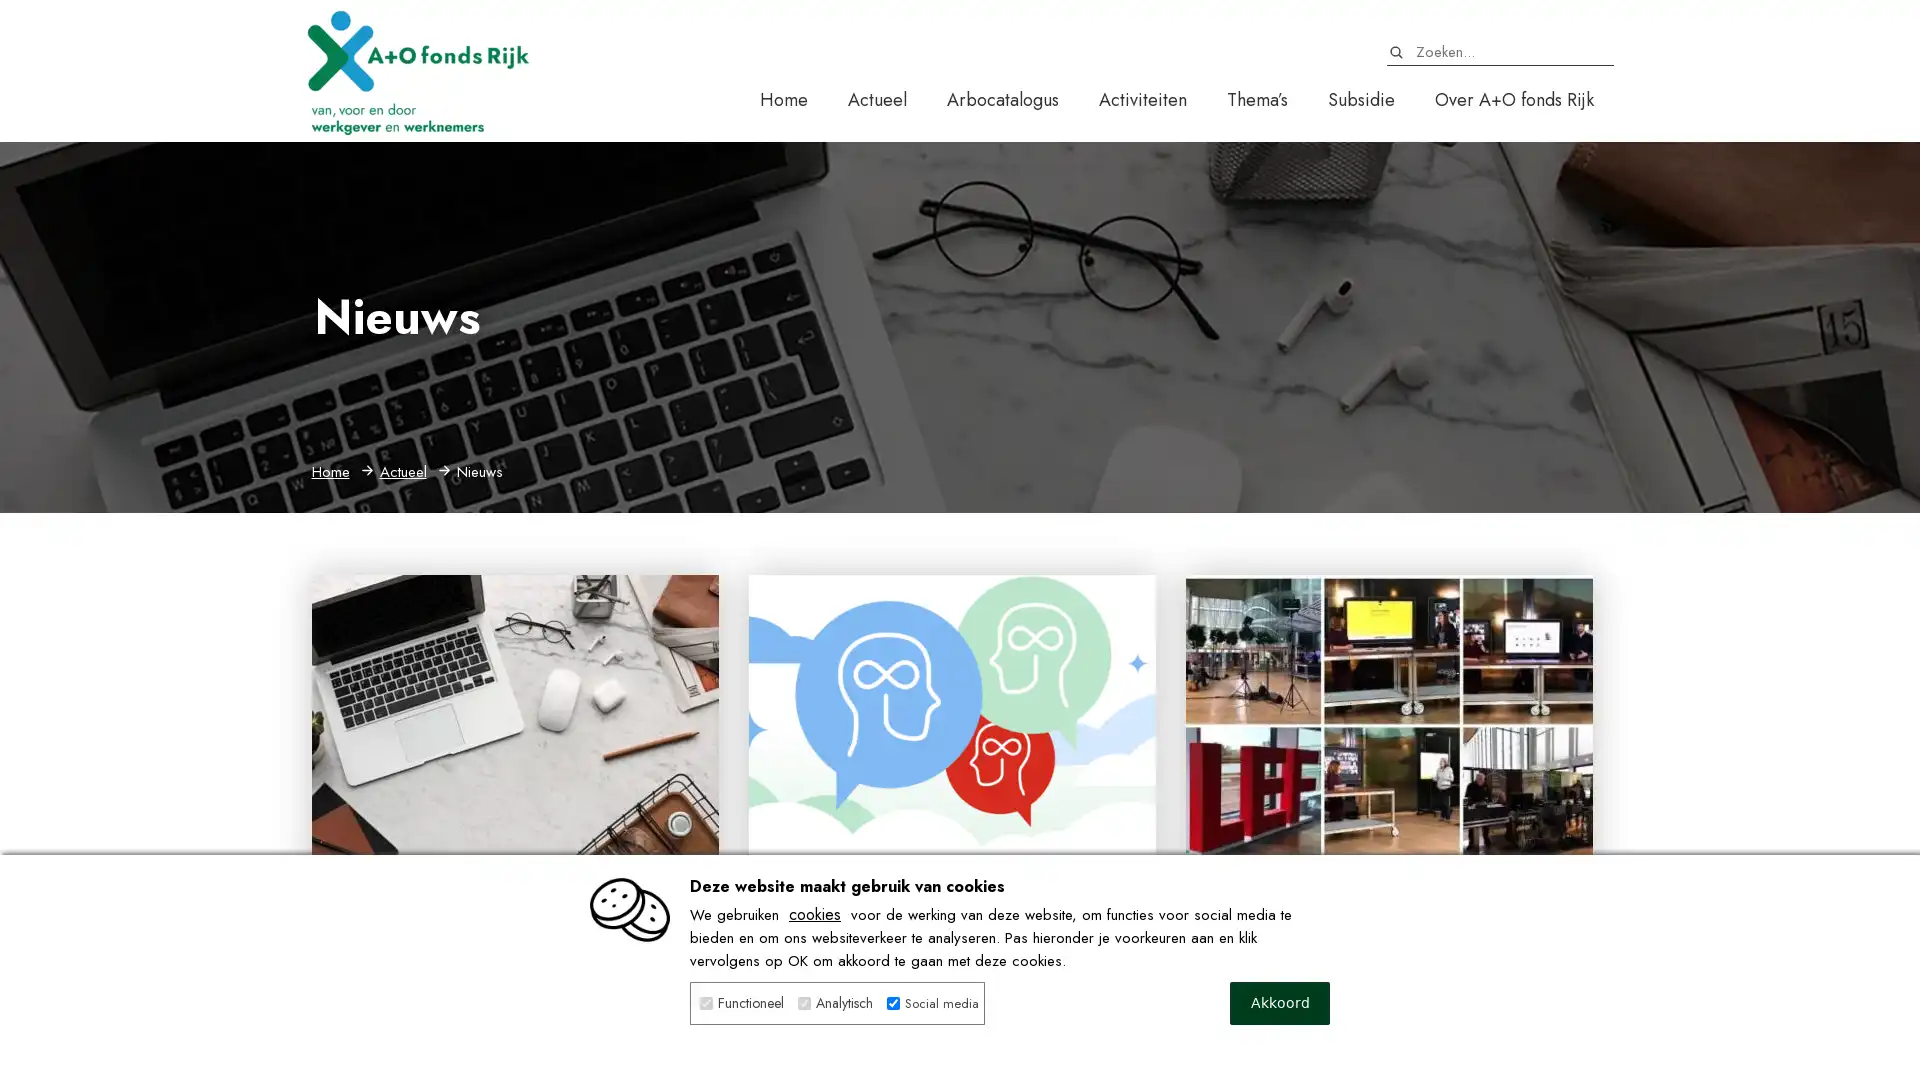  What do you see at coordinates (1280, 1003) in the screenshot?
I see `Akkoord` at bounding box center [1280, 1003].